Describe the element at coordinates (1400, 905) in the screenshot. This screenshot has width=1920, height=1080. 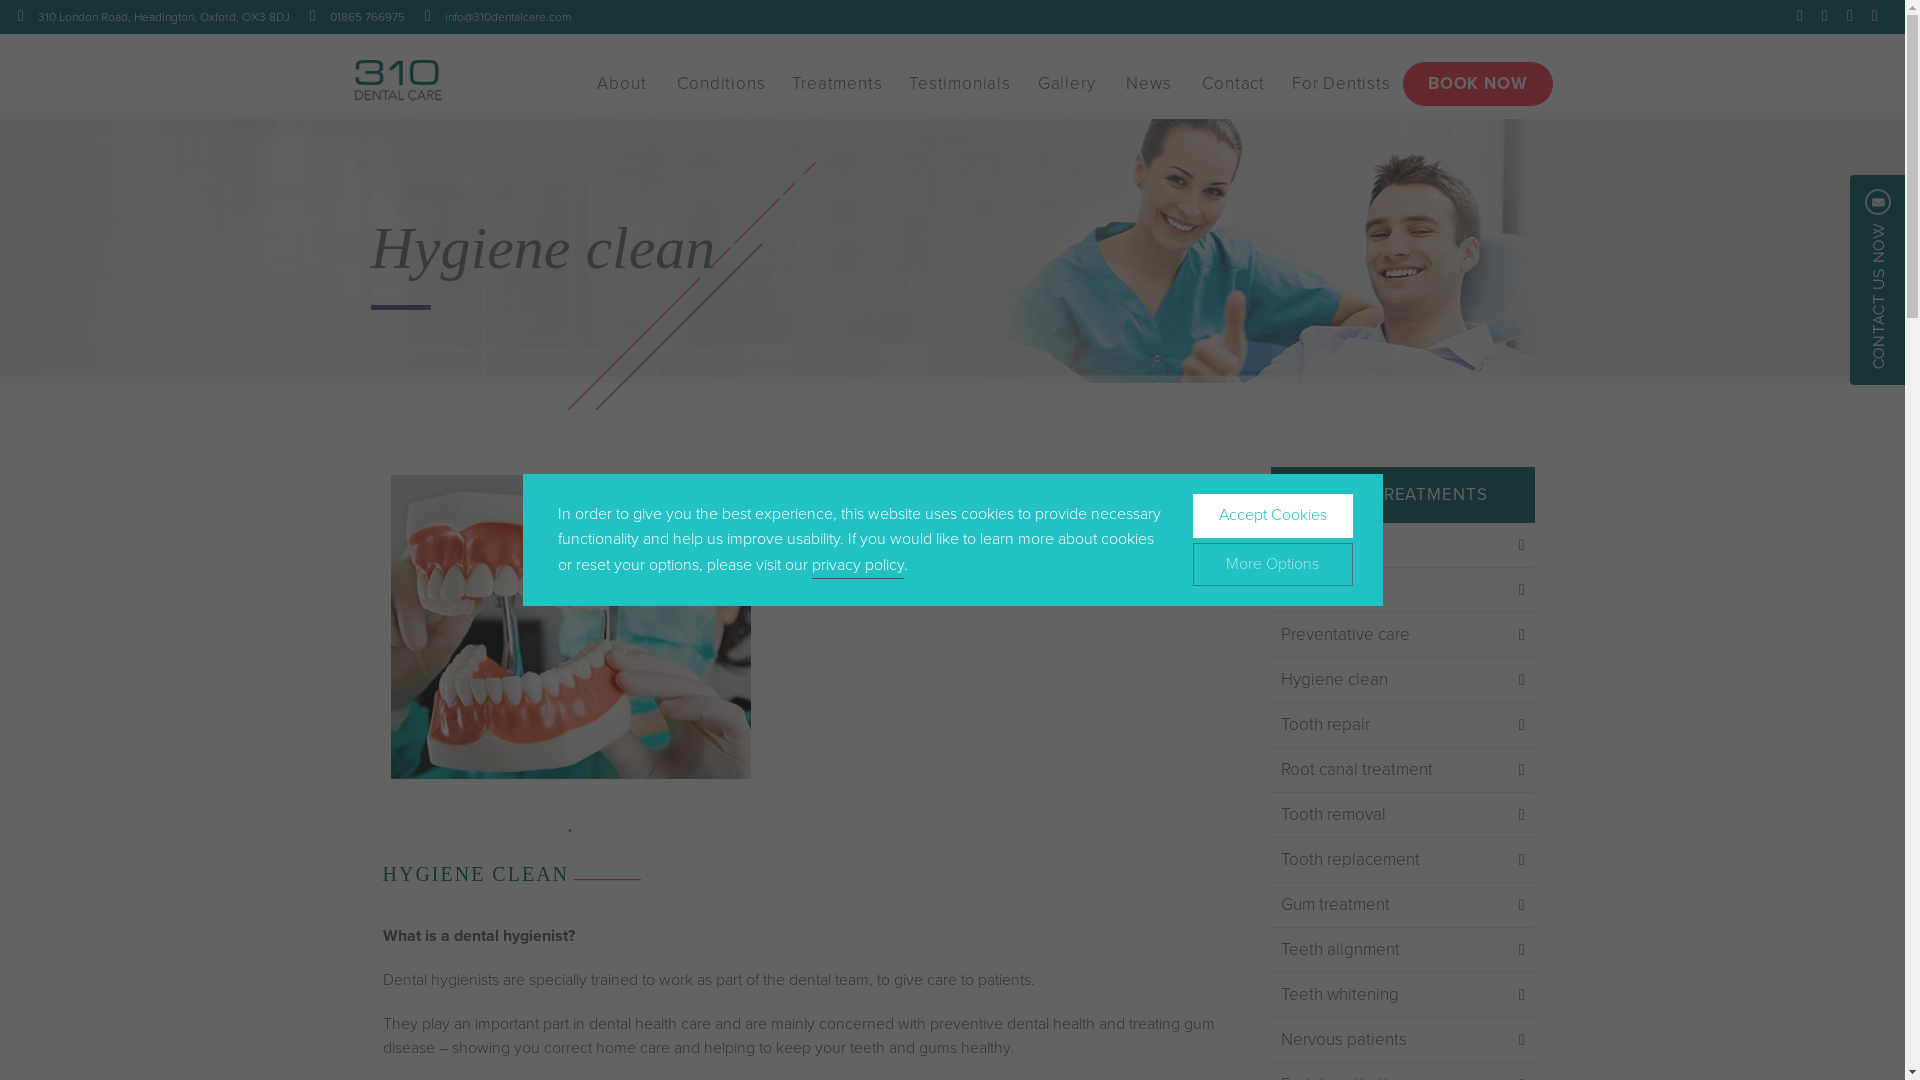
I see `'Gum treatment'` at that location.